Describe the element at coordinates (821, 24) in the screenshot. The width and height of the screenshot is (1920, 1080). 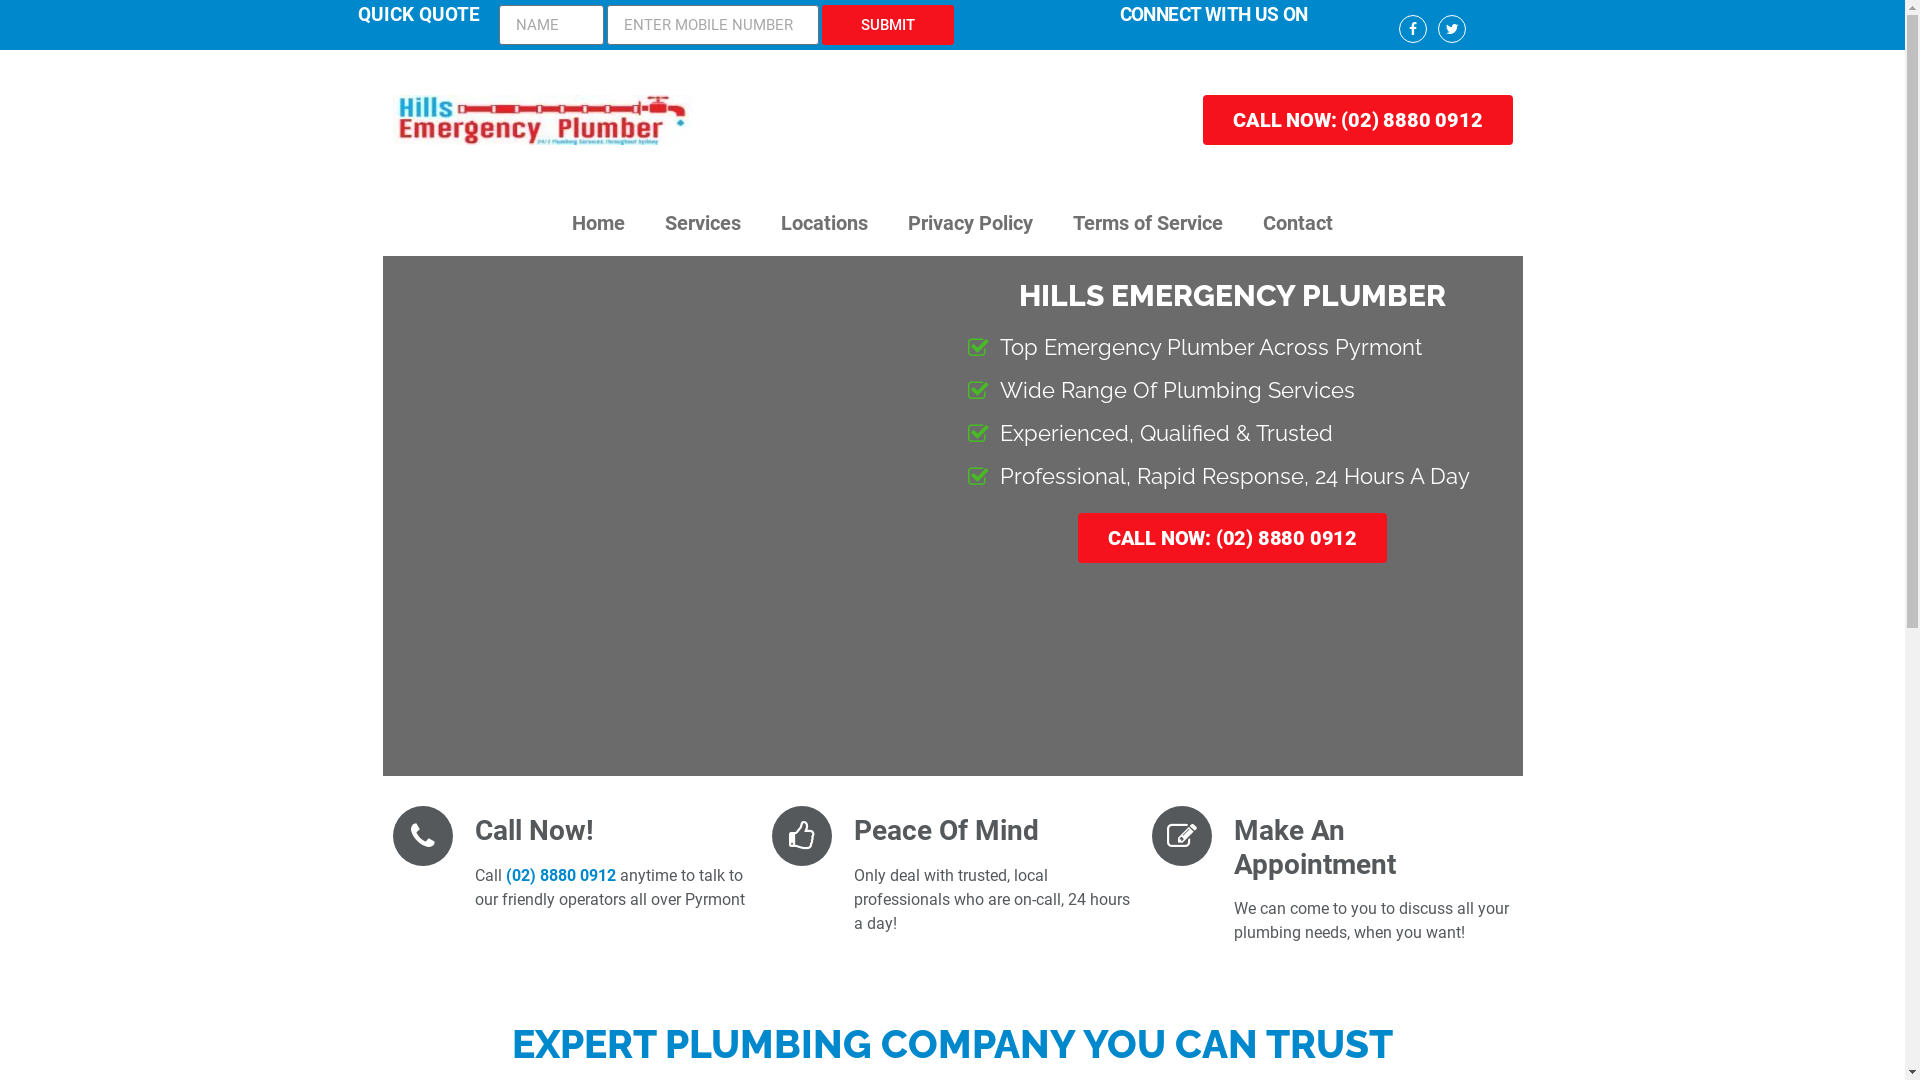
I see `'SUBMIT'` at that location.